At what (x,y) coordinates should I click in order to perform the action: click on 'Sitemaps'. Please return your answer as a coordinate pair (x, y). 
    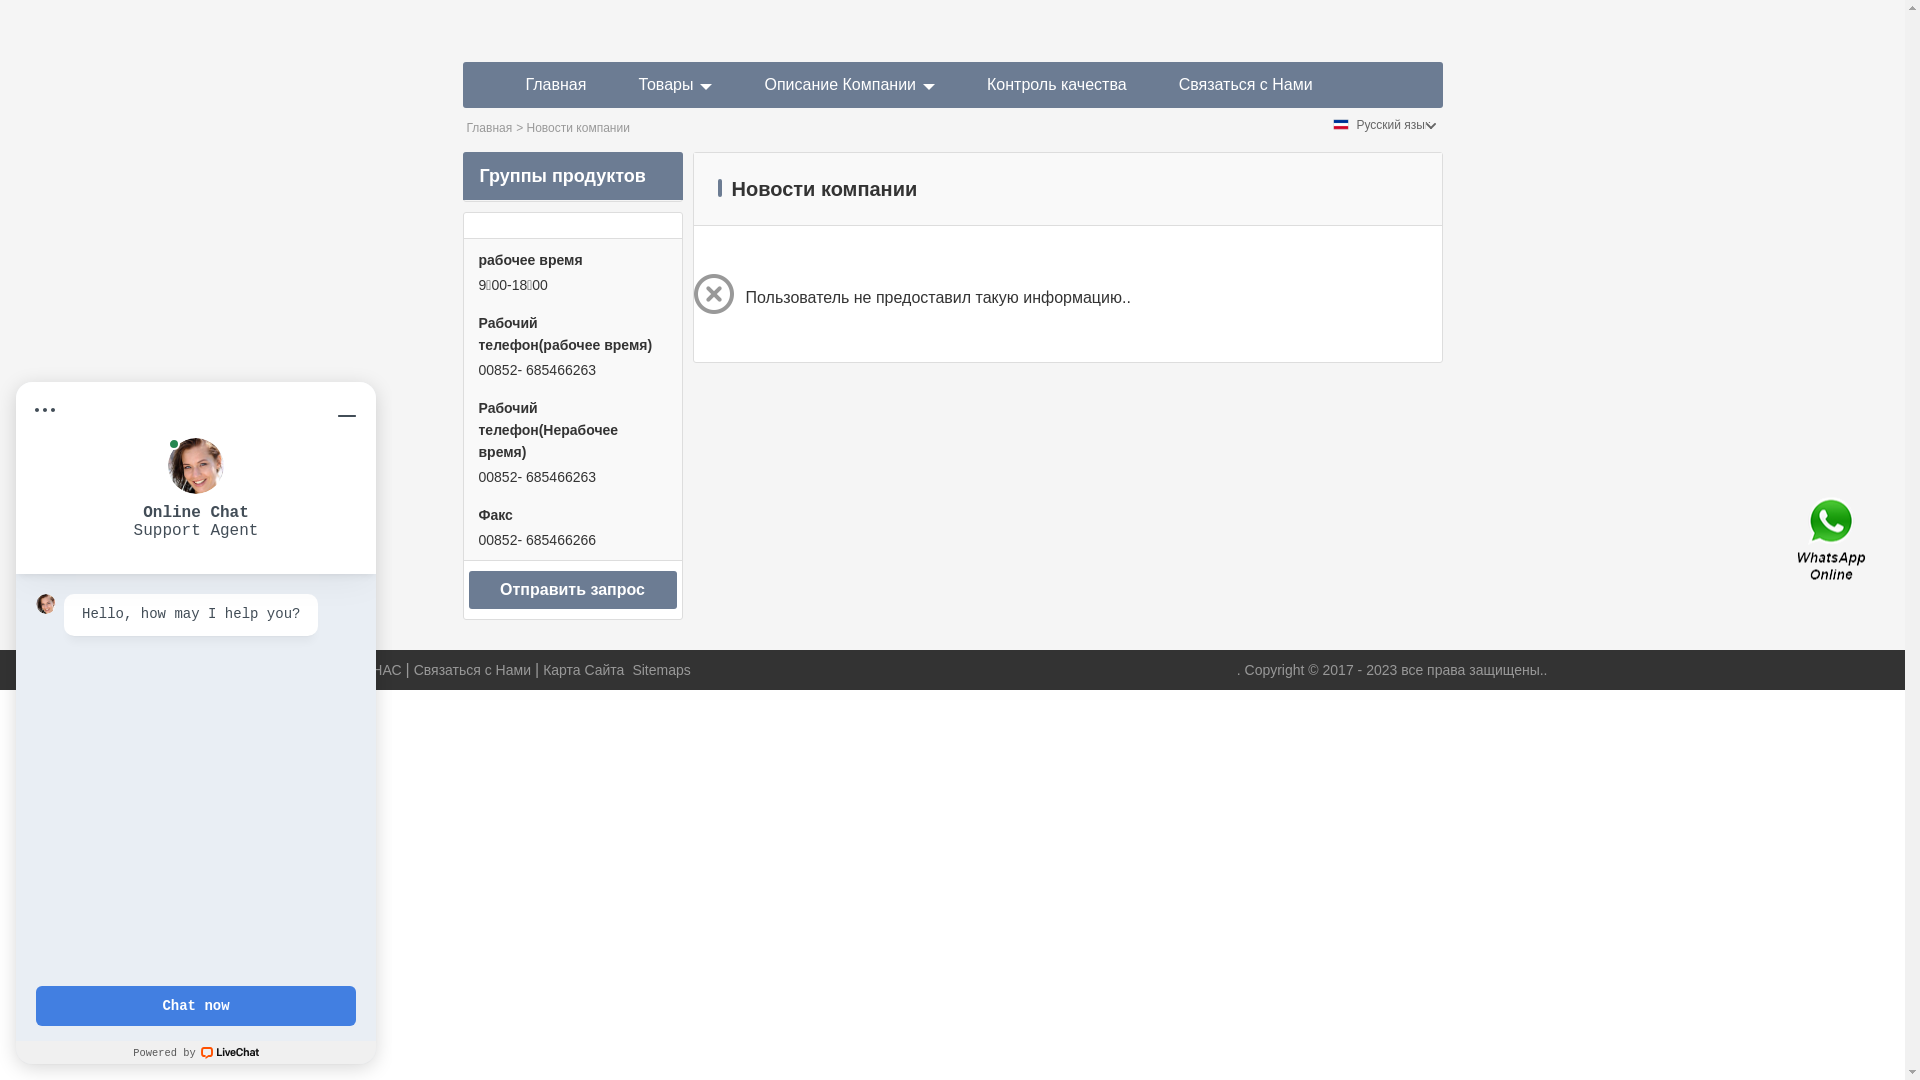
    Looking at the image, I should click on (661, 670).